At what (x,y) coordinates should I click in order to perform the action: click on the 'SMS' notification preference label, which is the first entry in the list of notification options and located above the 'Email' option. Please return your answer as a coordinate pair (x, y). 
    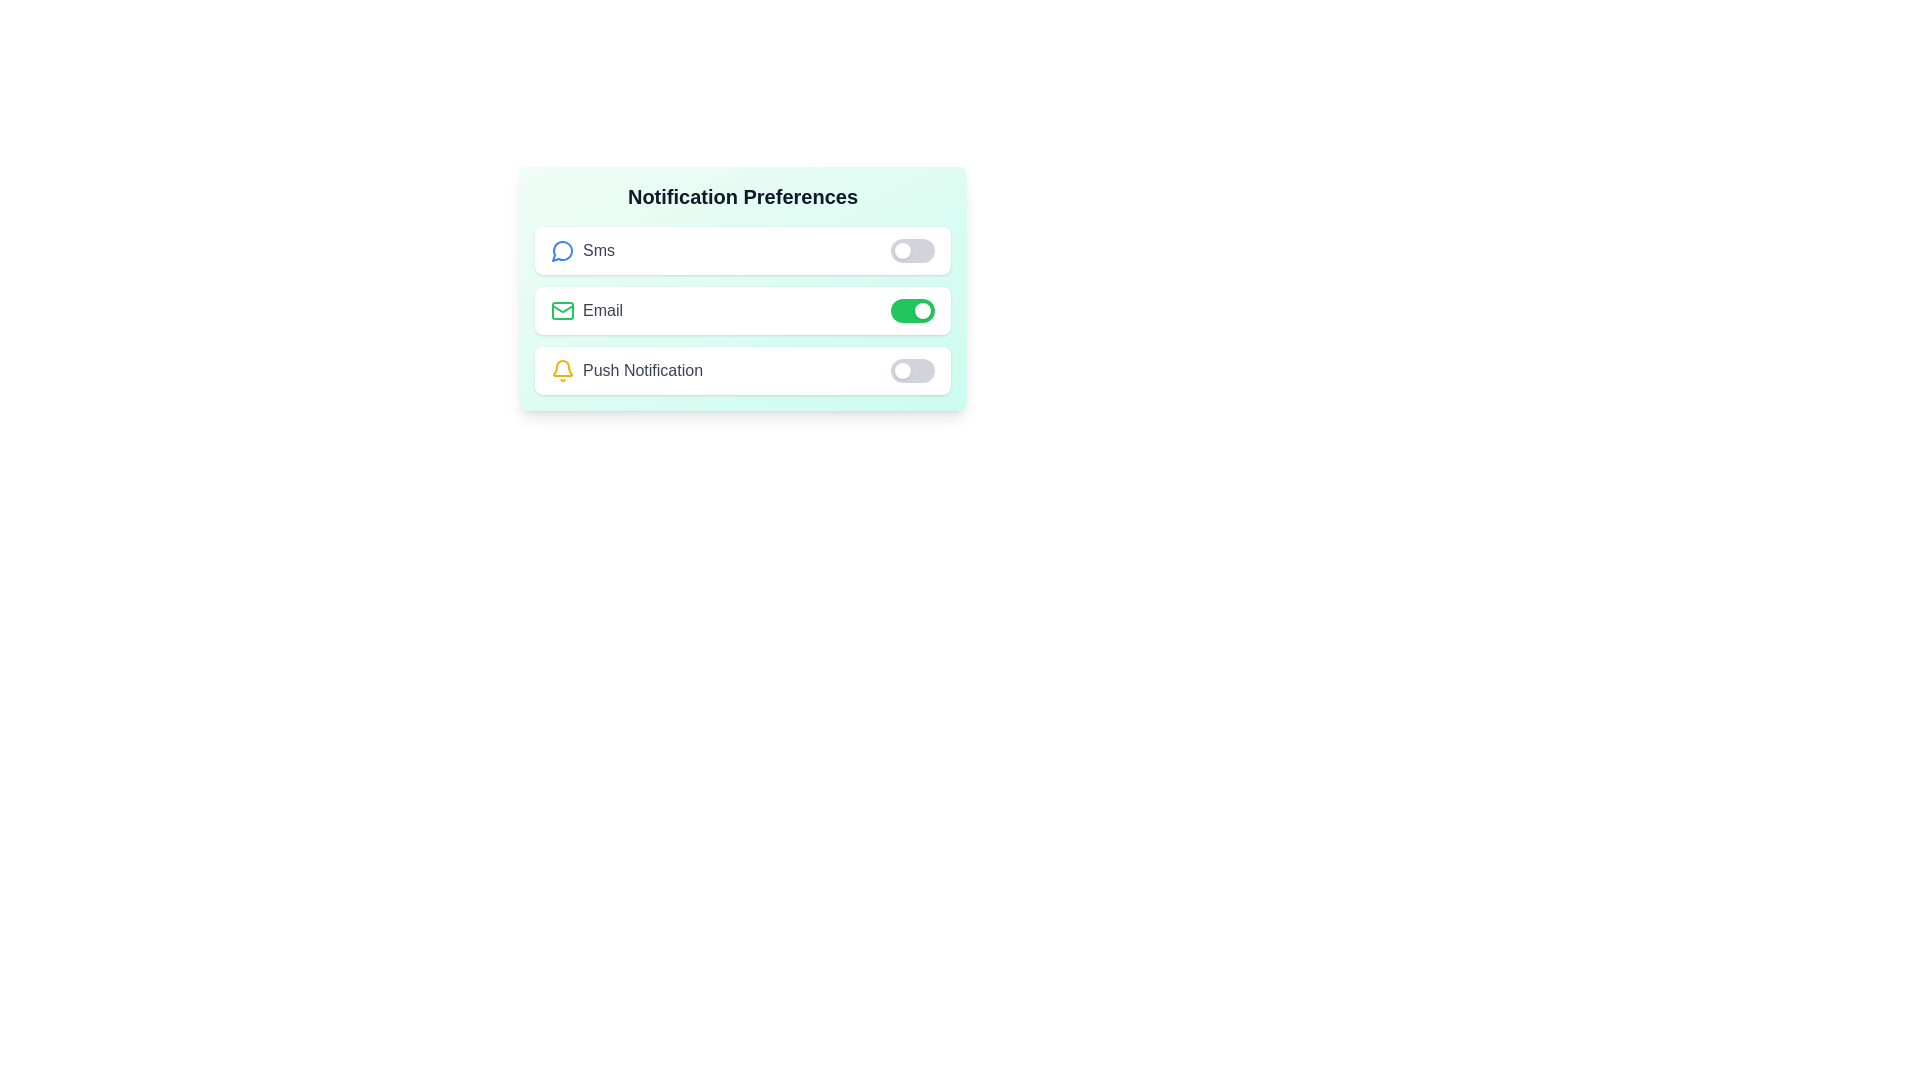
    Looking at the image, I should click on (581, 249).